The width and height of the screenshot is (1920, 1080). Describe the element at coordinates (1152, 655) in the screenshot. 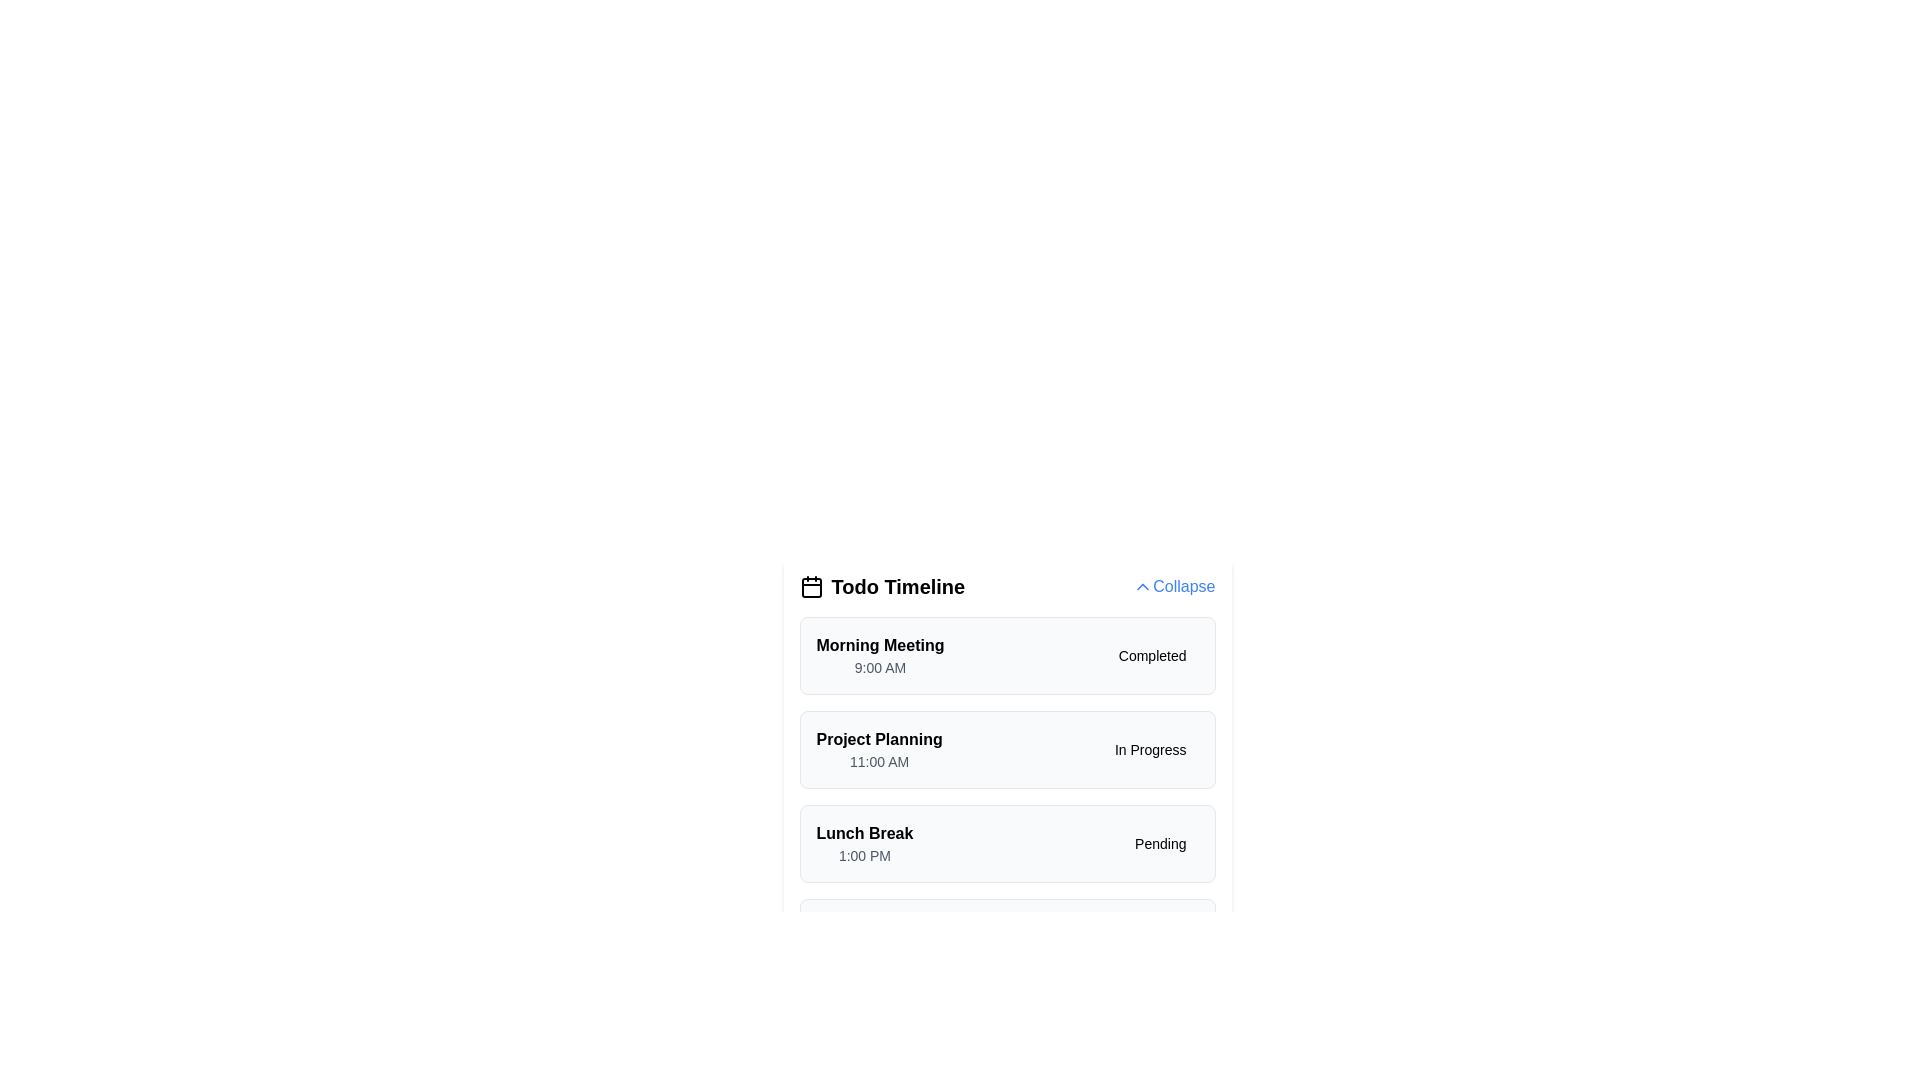

I see `the 'Completed' status label located in the 'Todo Timeline' list, to the right of the 'Morning Meeting' entry` at that location.